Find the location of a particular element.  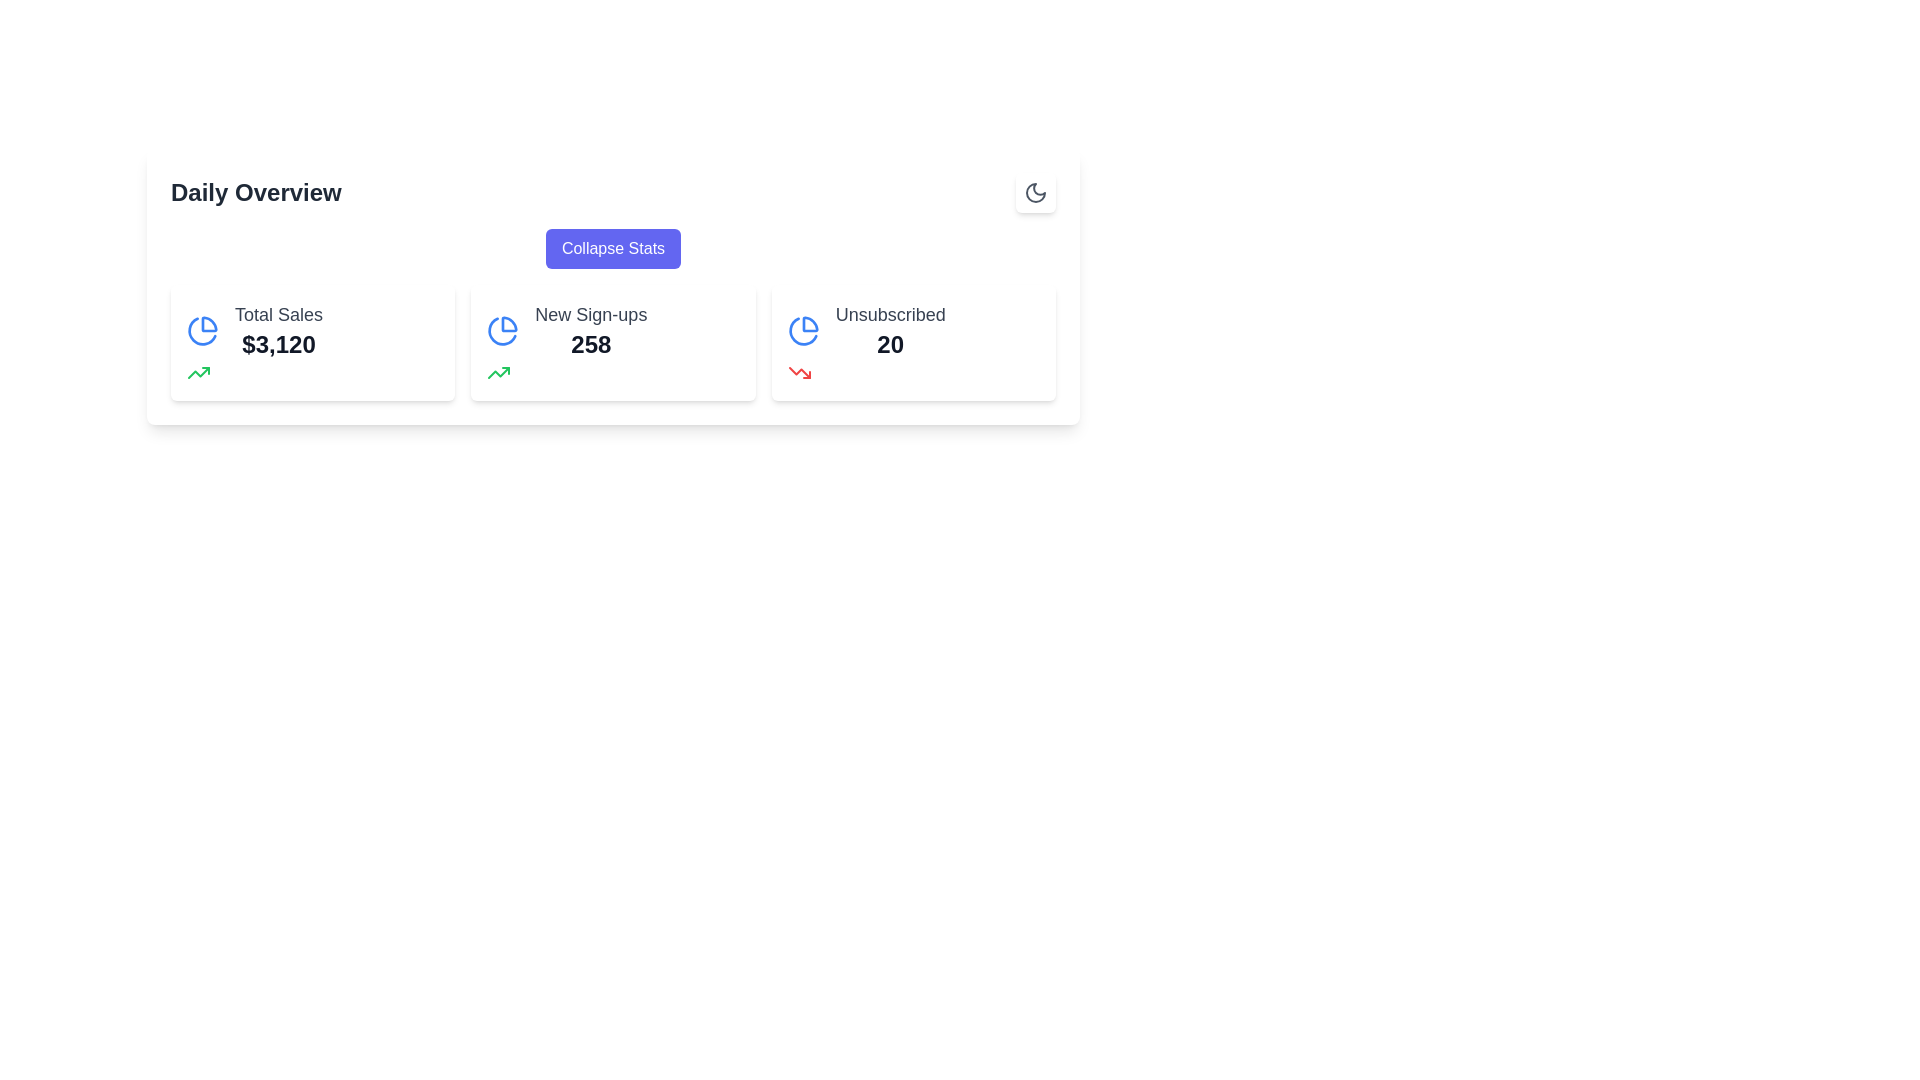

text label that serves as a title or header, providing context to the surrounding interface is located at coordinates (255, 192).